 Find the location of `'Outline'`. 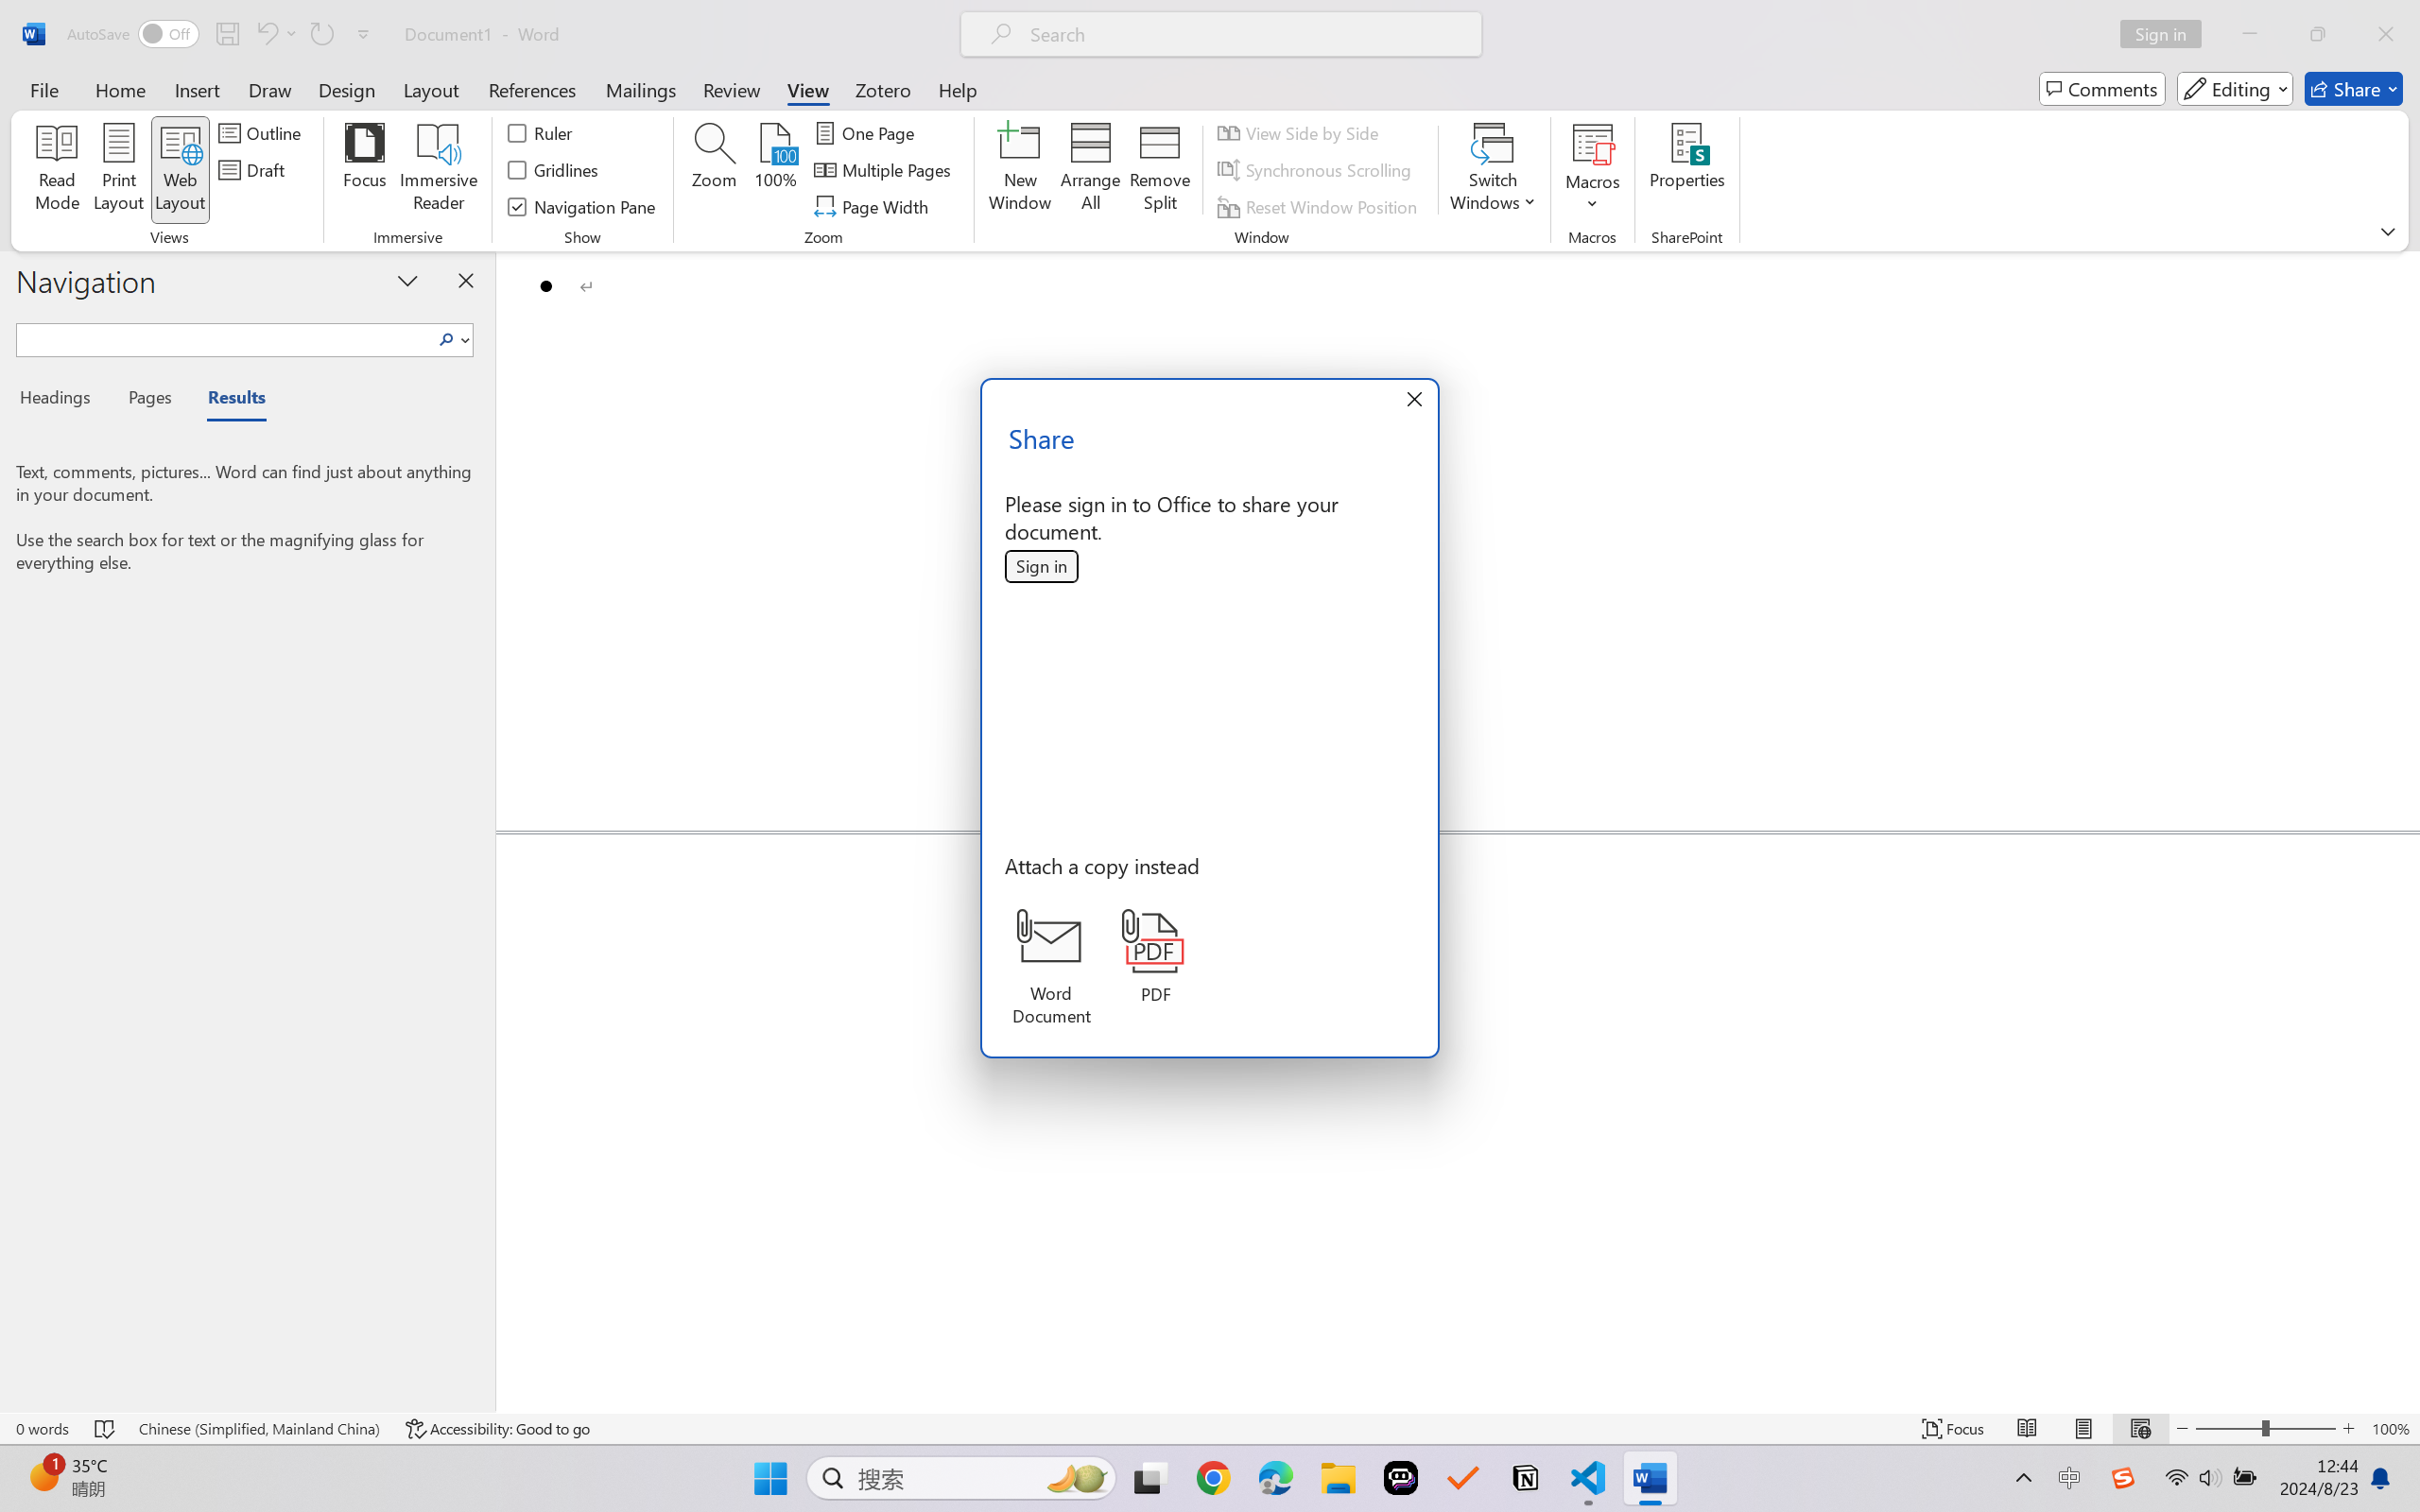

'Outline' is located at coordinates (261, 131).